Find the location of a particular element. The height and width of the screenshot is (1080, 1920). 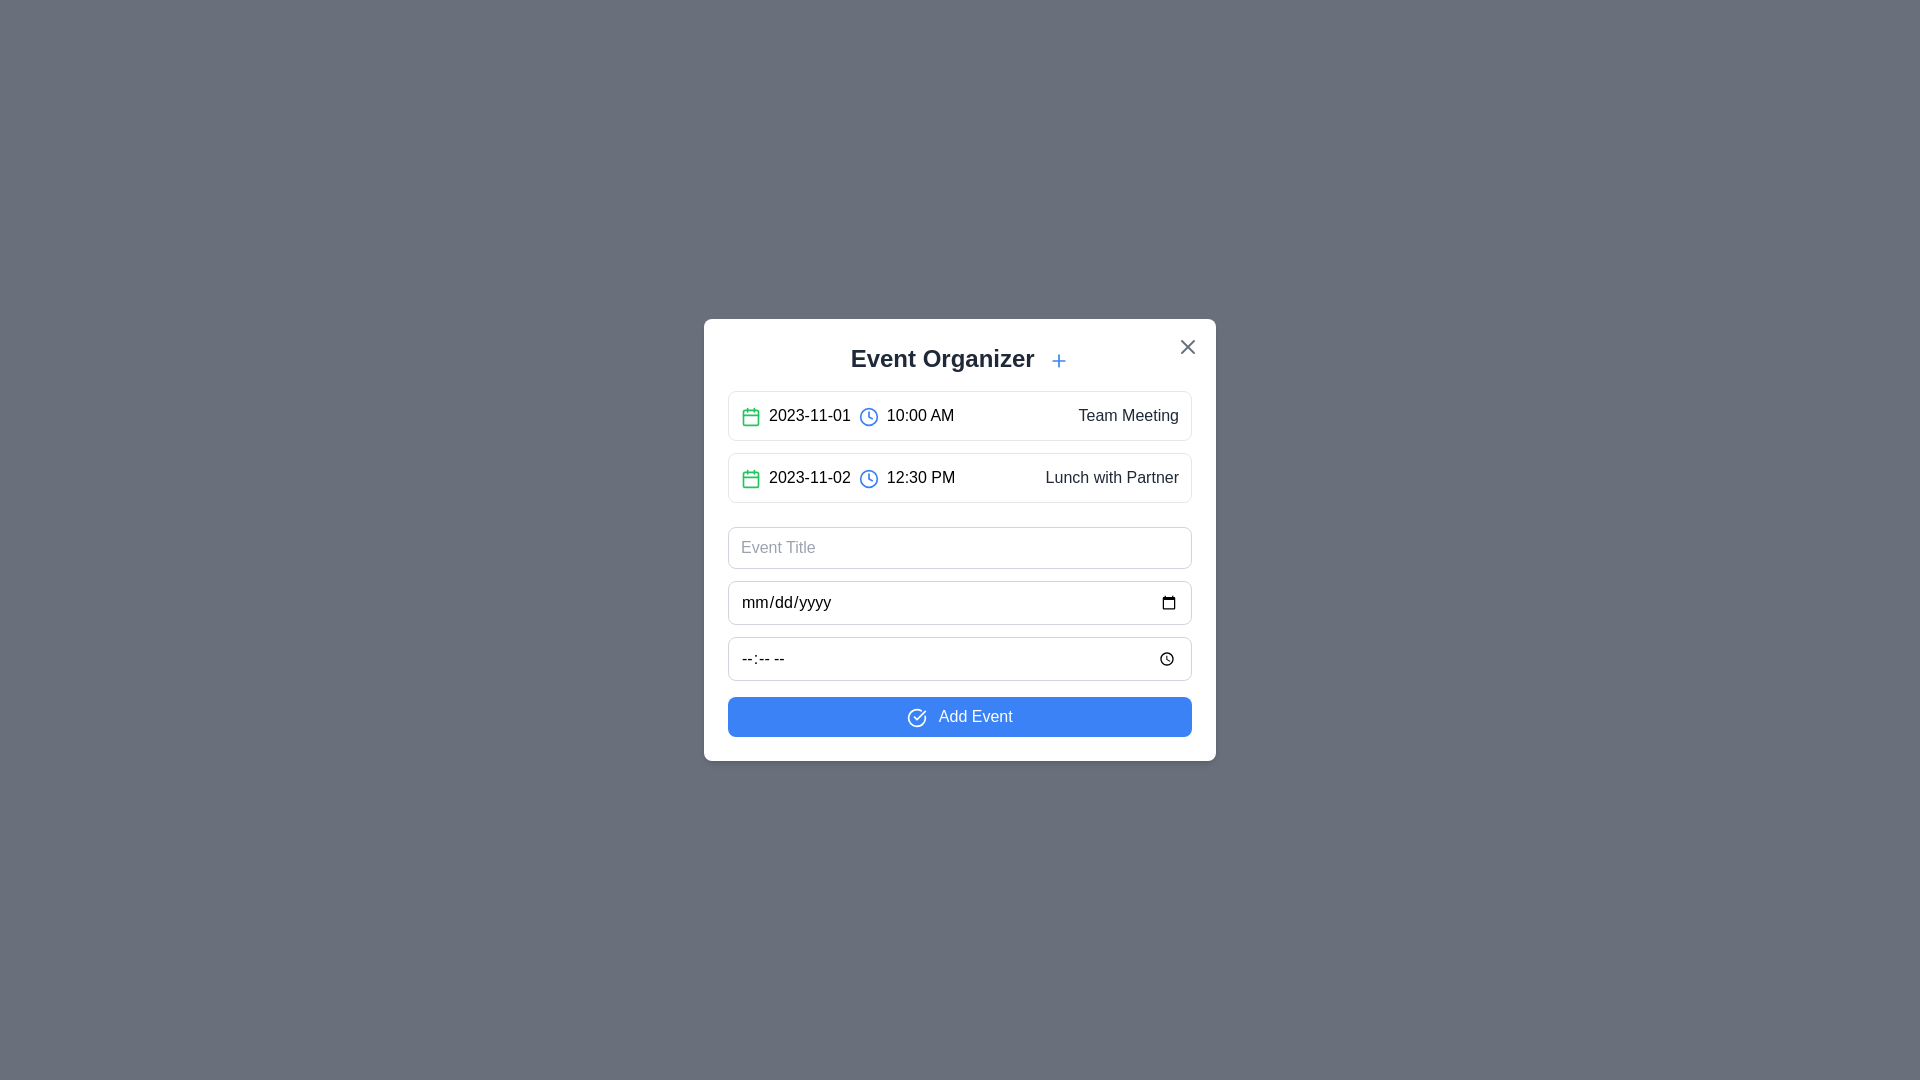

the input fields of the 'Event Organizer' modal dialog box to add event information is located at coordinates (960, 540).